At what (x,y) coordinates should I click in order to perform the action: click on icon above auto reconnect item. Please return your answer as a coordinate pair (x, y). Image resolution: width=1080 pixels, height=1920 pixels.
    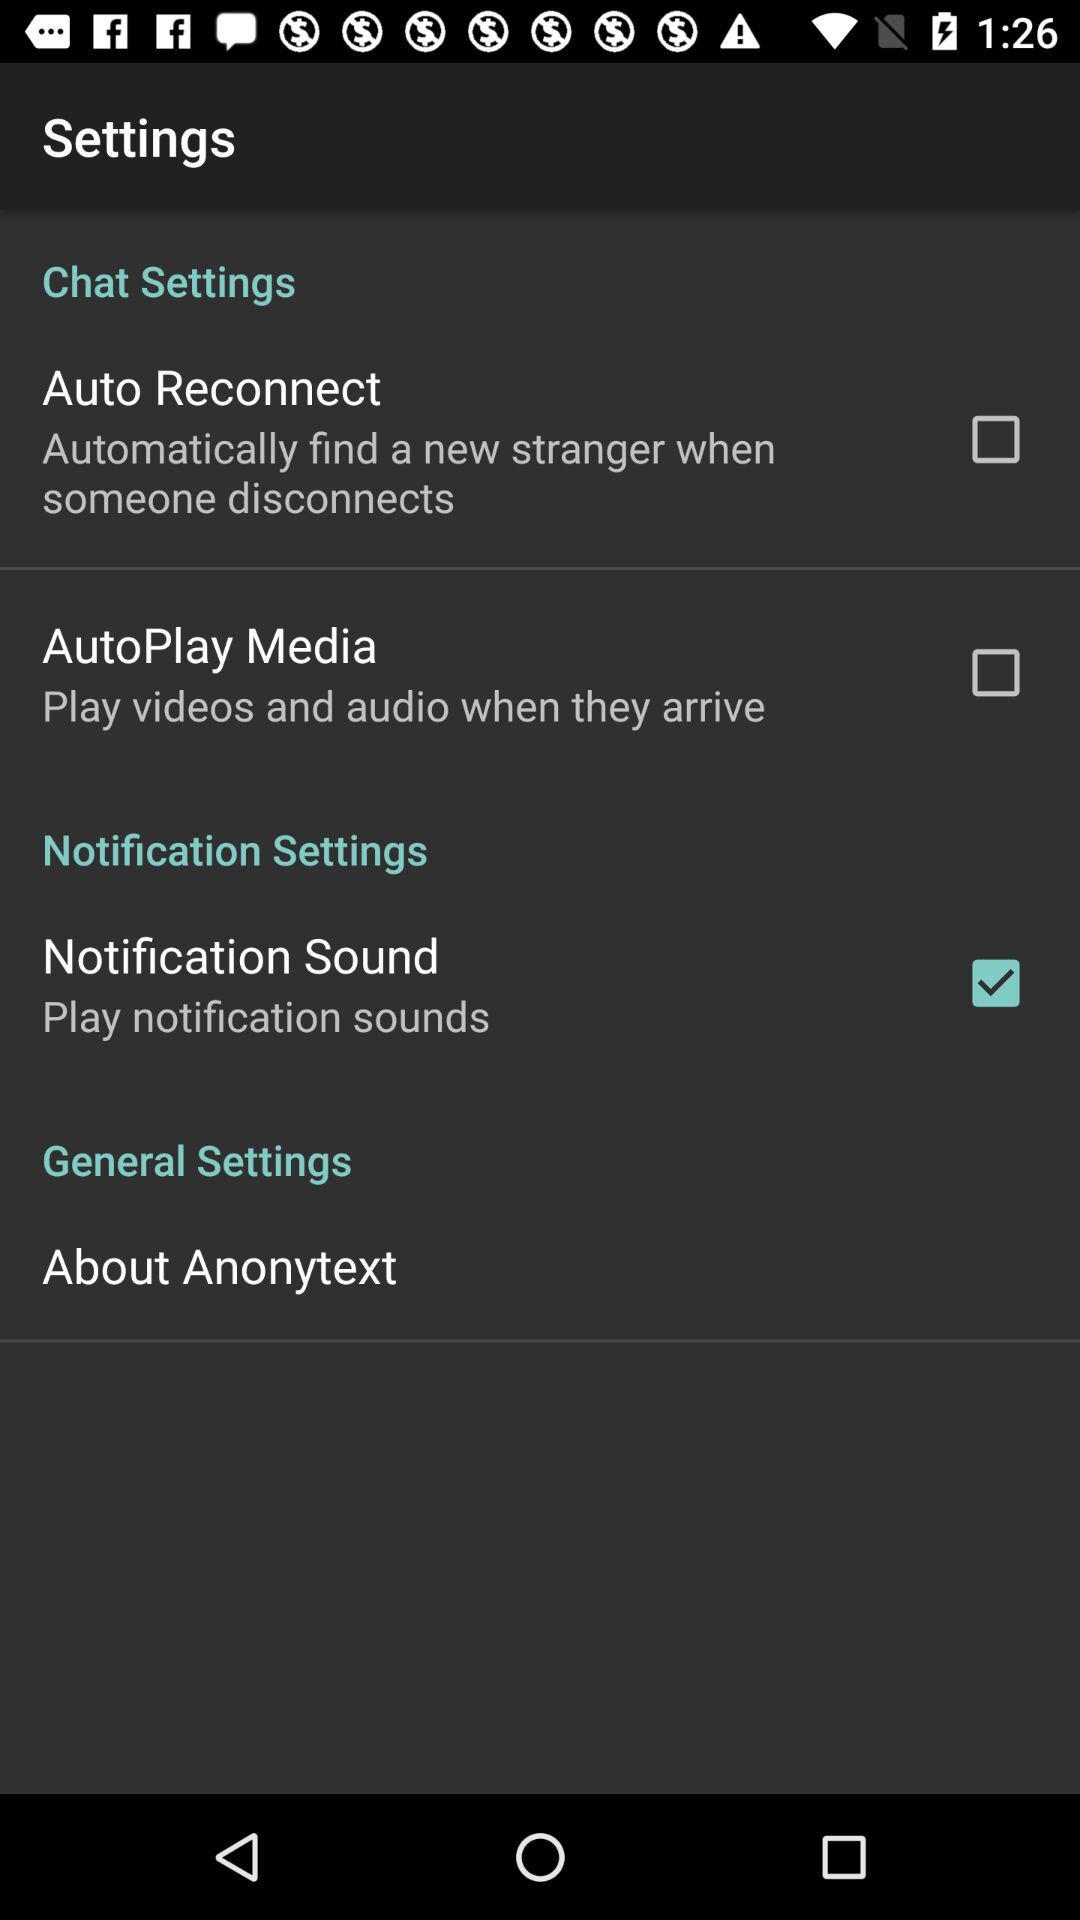
    Looking at the image, I should click on (540, 258).